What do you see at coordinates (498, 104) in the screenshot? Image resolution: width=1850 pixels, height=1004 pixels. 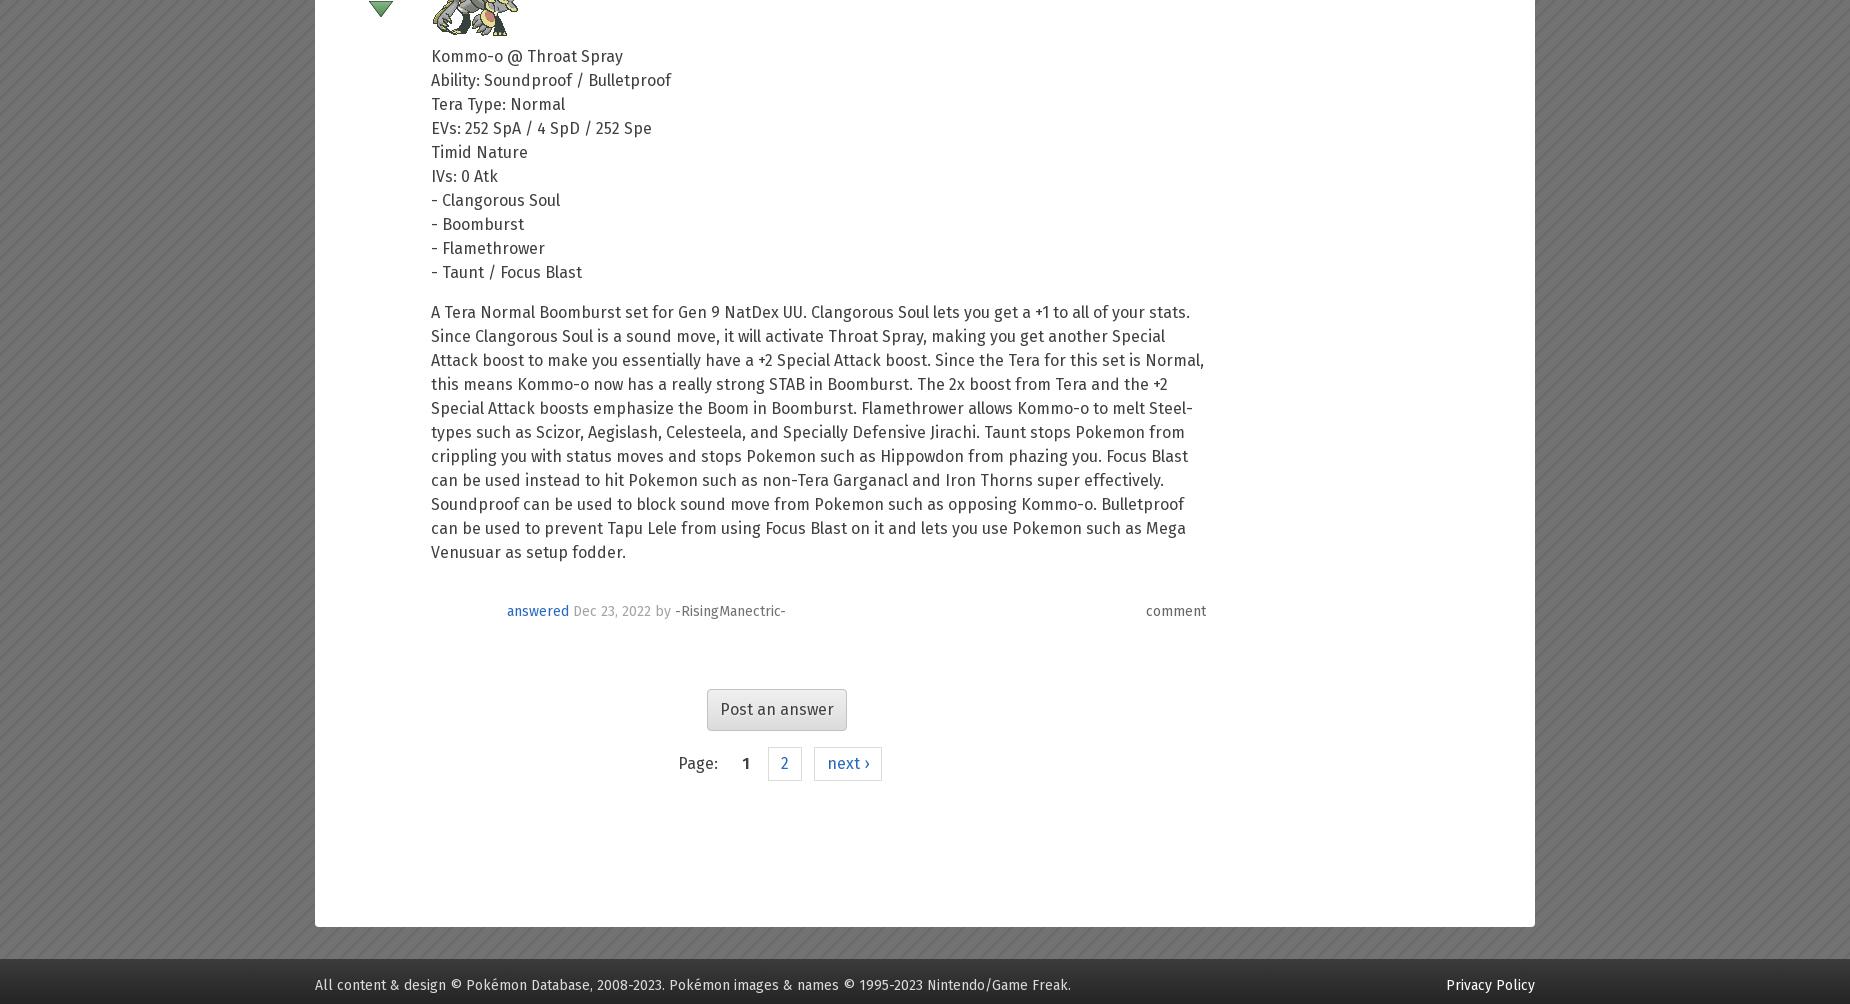 I see `'Tera Type: Normal'` at bounding box center [498, 104].